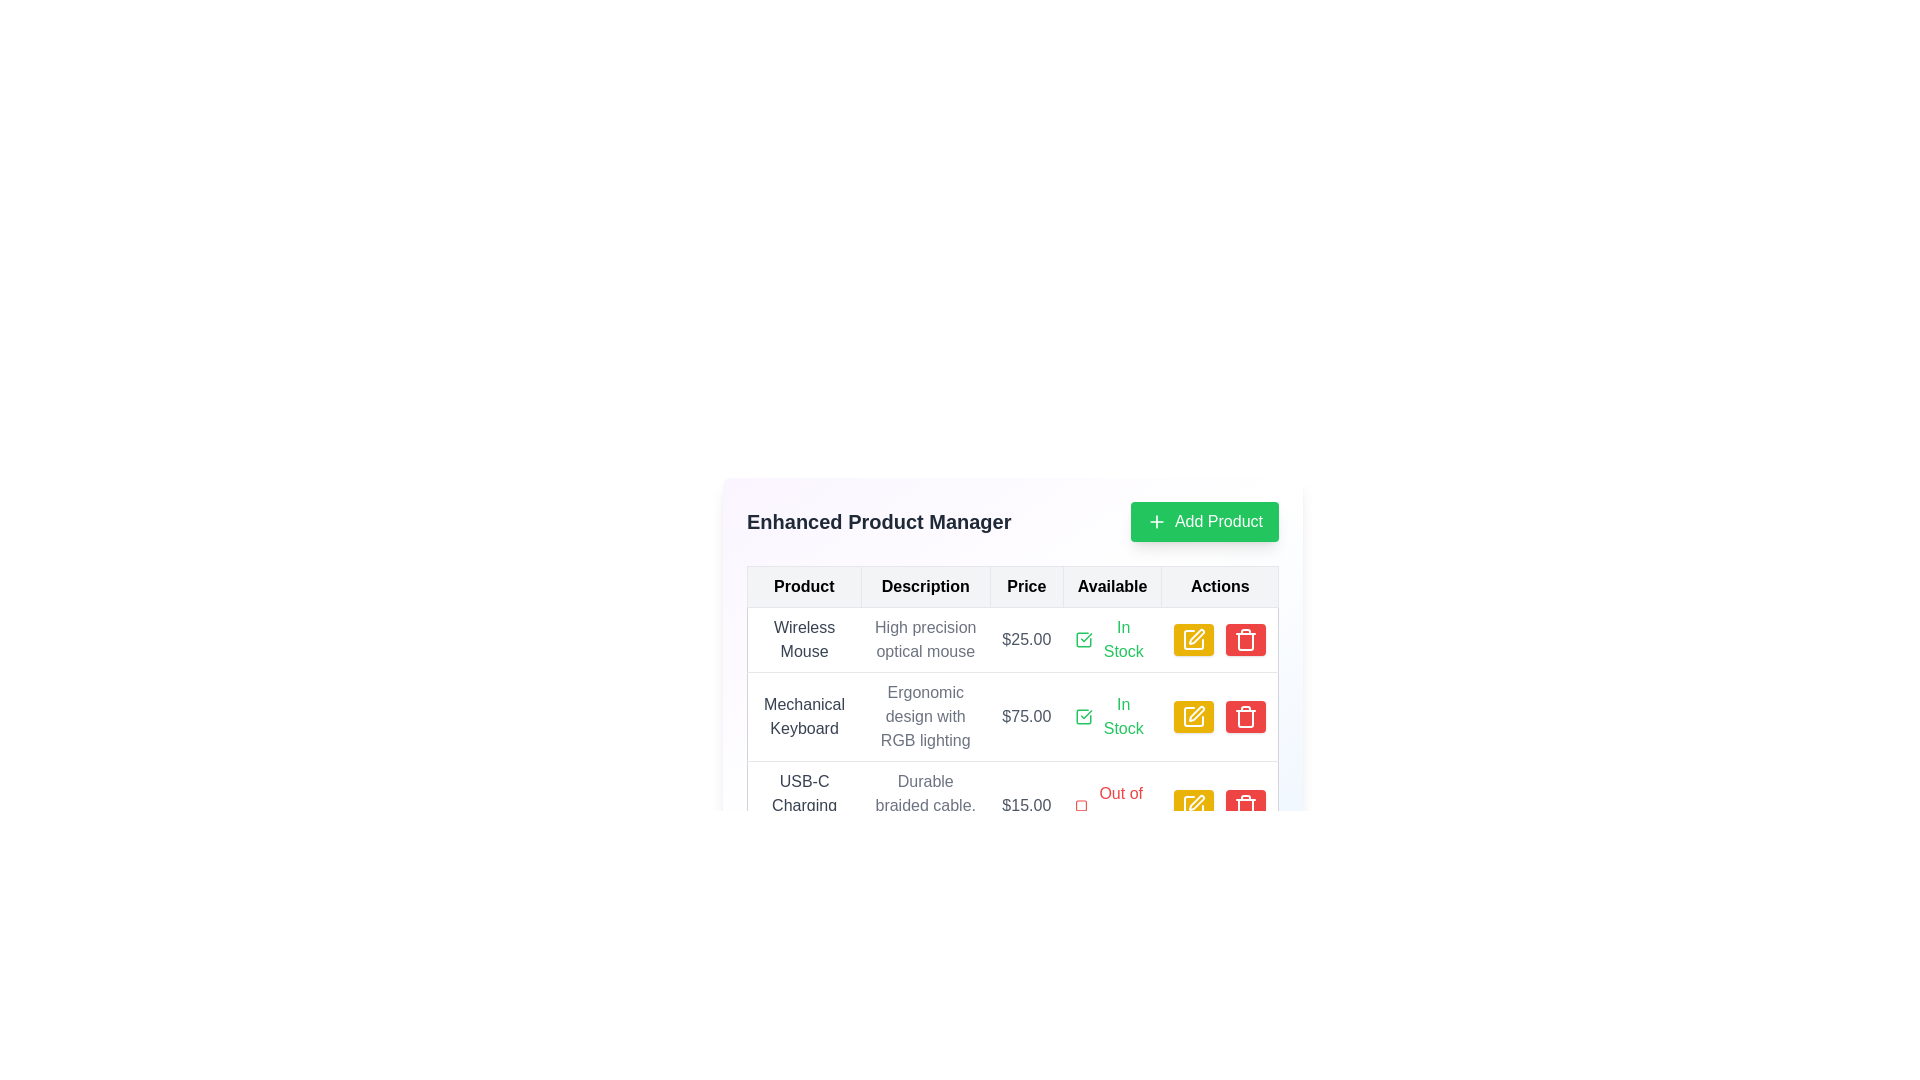 The width and height of the screenshot is (1920, 1080). Describe the element at coordinates (1111, 716) in the screenshot. I see `the 'In Stock' label with a green checkmark icon located in the second row of the table under the 'Available' column for the product 'Mechanical Keyboard.'` at that location.